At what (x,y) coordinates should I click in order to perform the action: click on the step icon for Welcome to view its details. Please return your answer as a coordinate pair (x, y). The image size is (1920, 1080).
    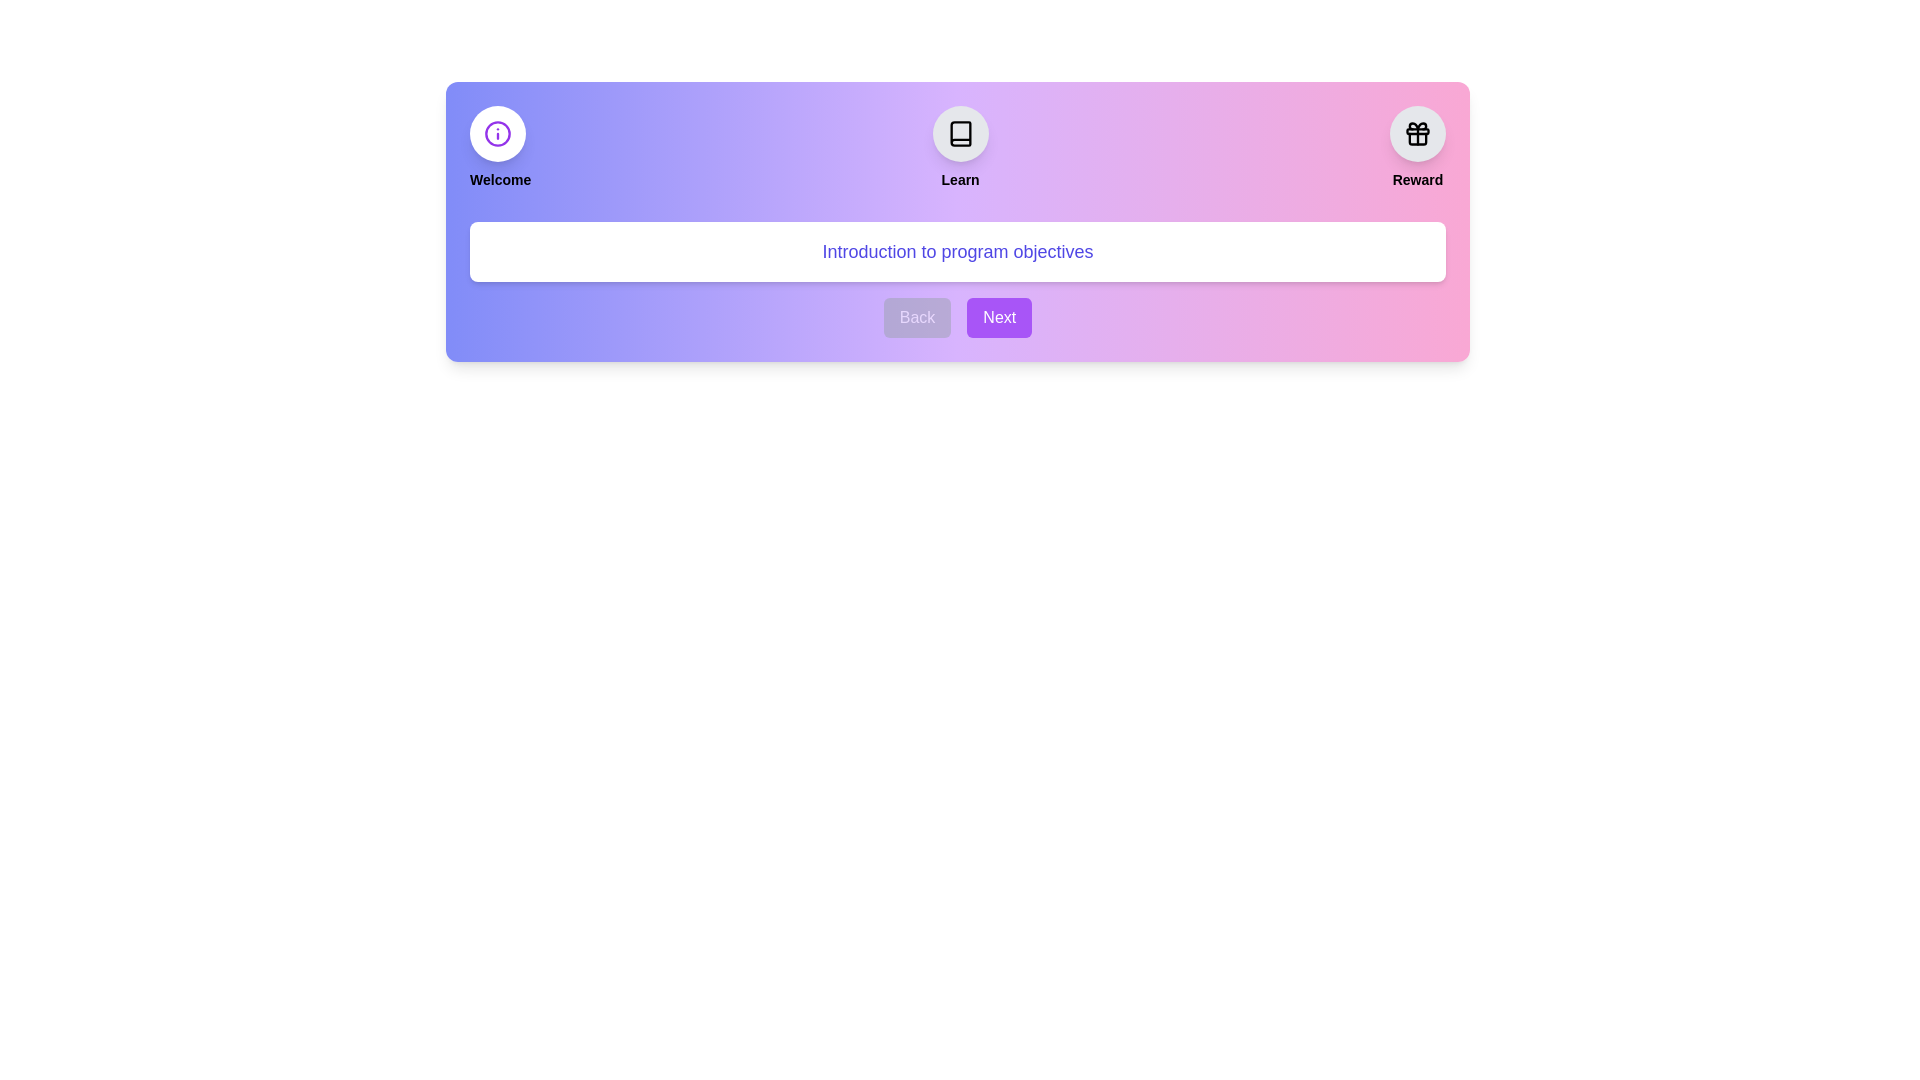
    Looking at the image, I should click on (498, 134).